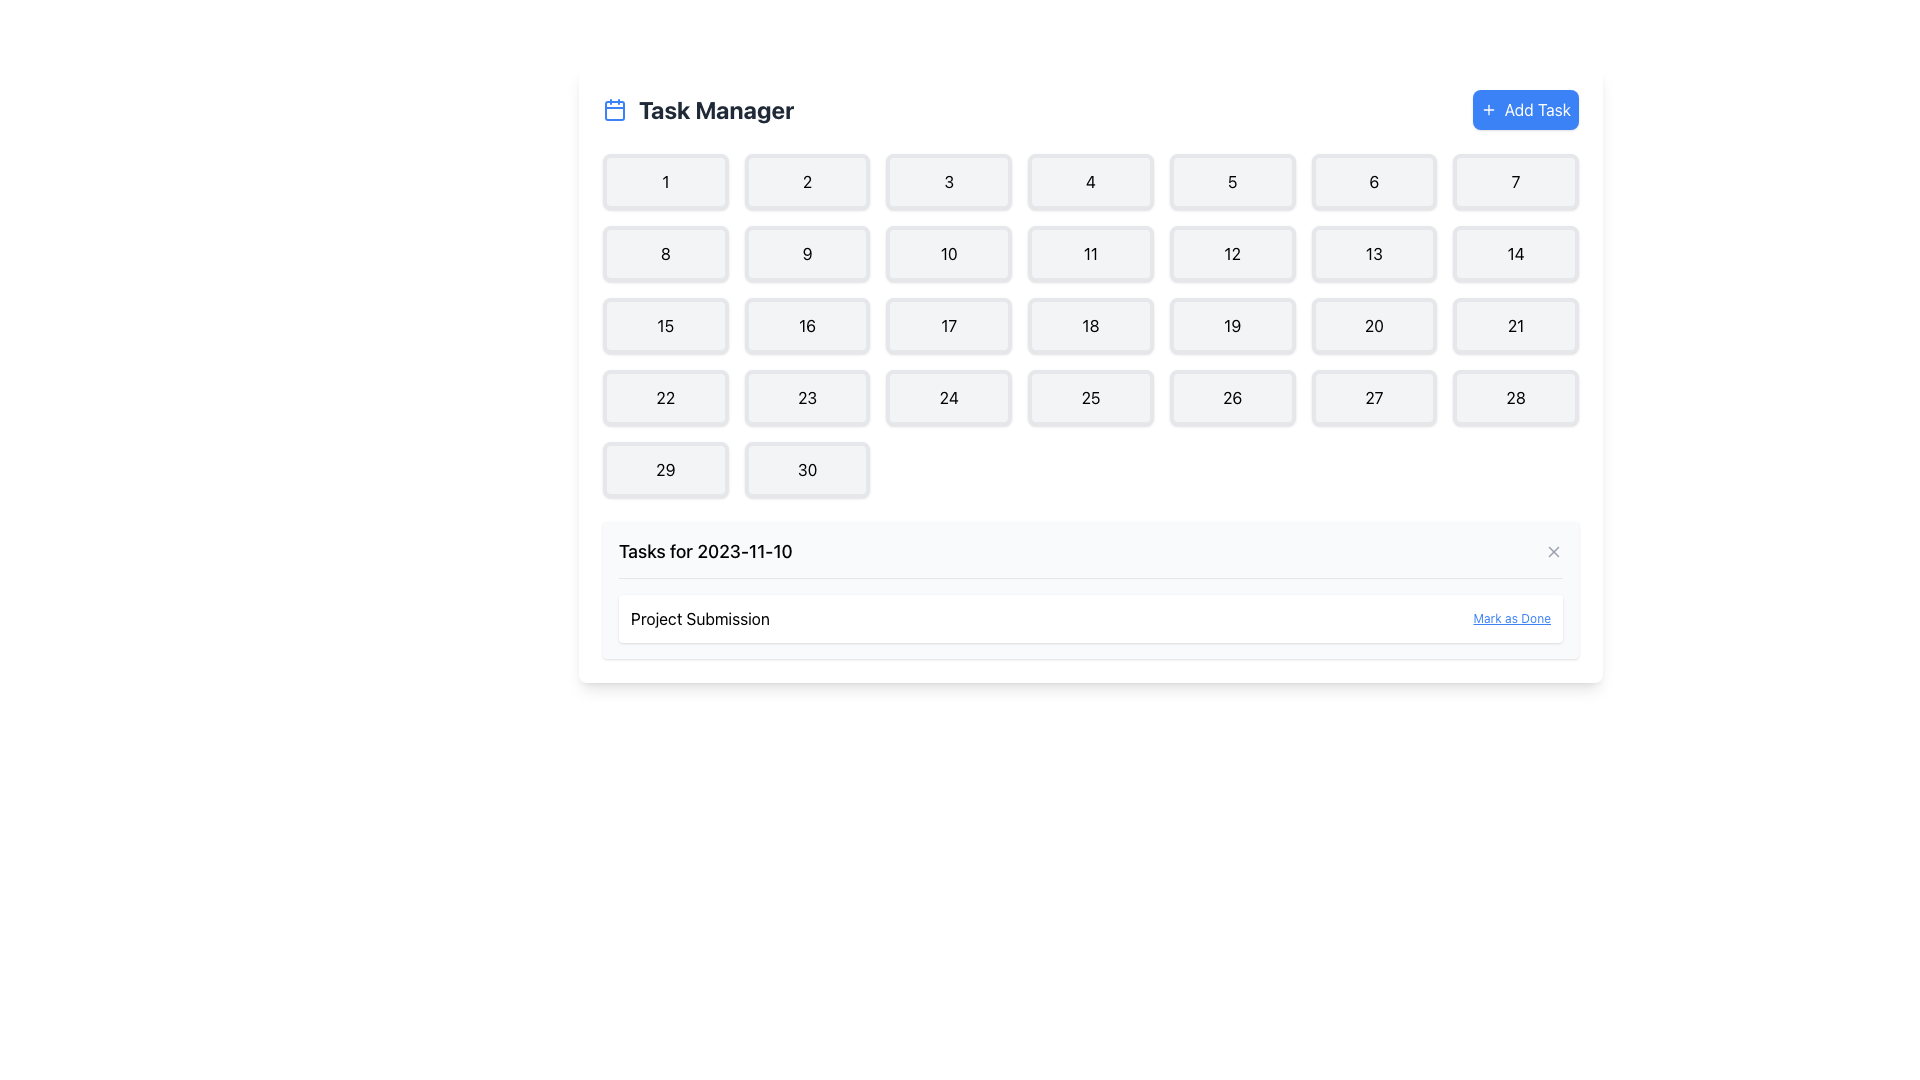  What do you see at coordinates (948, 325) in the screenshot?
I see `the button representing the 17th day of the month` at bounding box center [948, 325].